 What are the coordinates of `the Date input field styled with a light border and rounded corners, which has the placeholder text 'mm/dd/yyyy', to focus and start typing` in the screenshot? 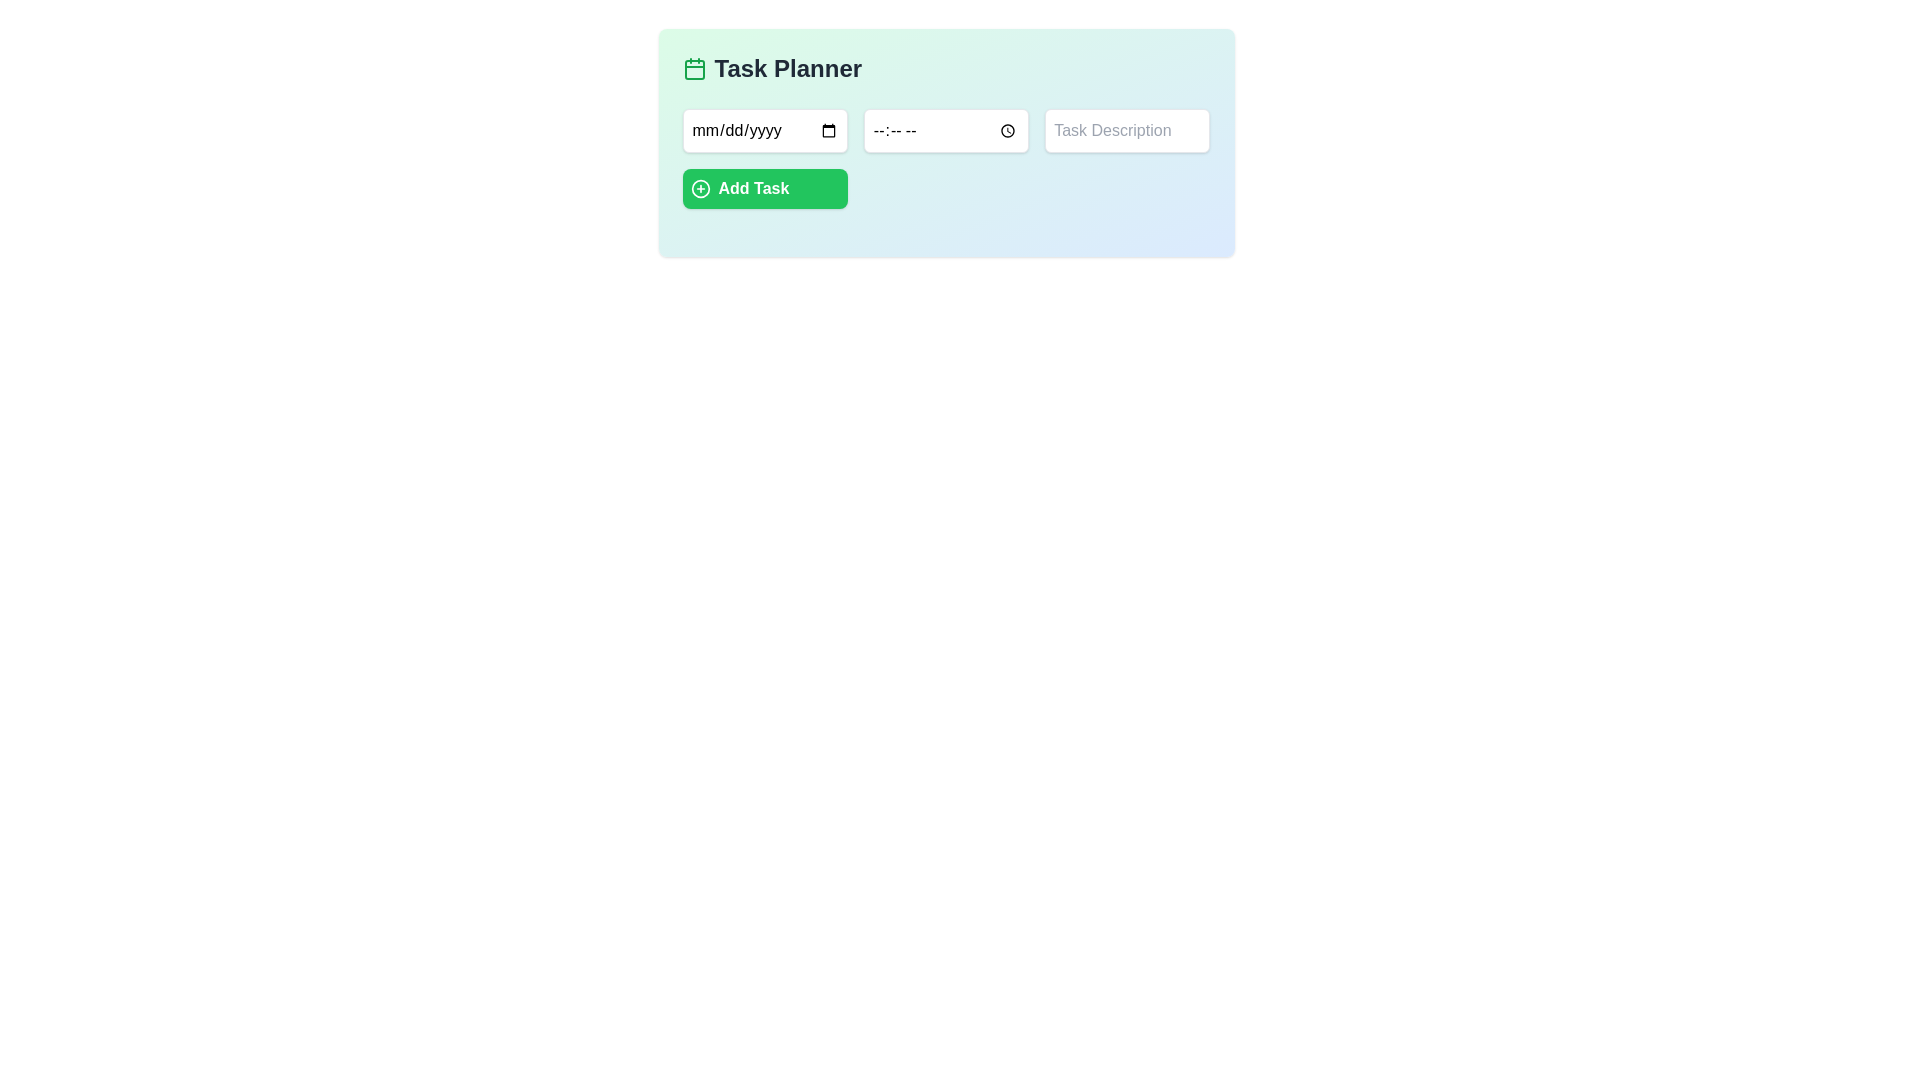 It's located at (764, 131).